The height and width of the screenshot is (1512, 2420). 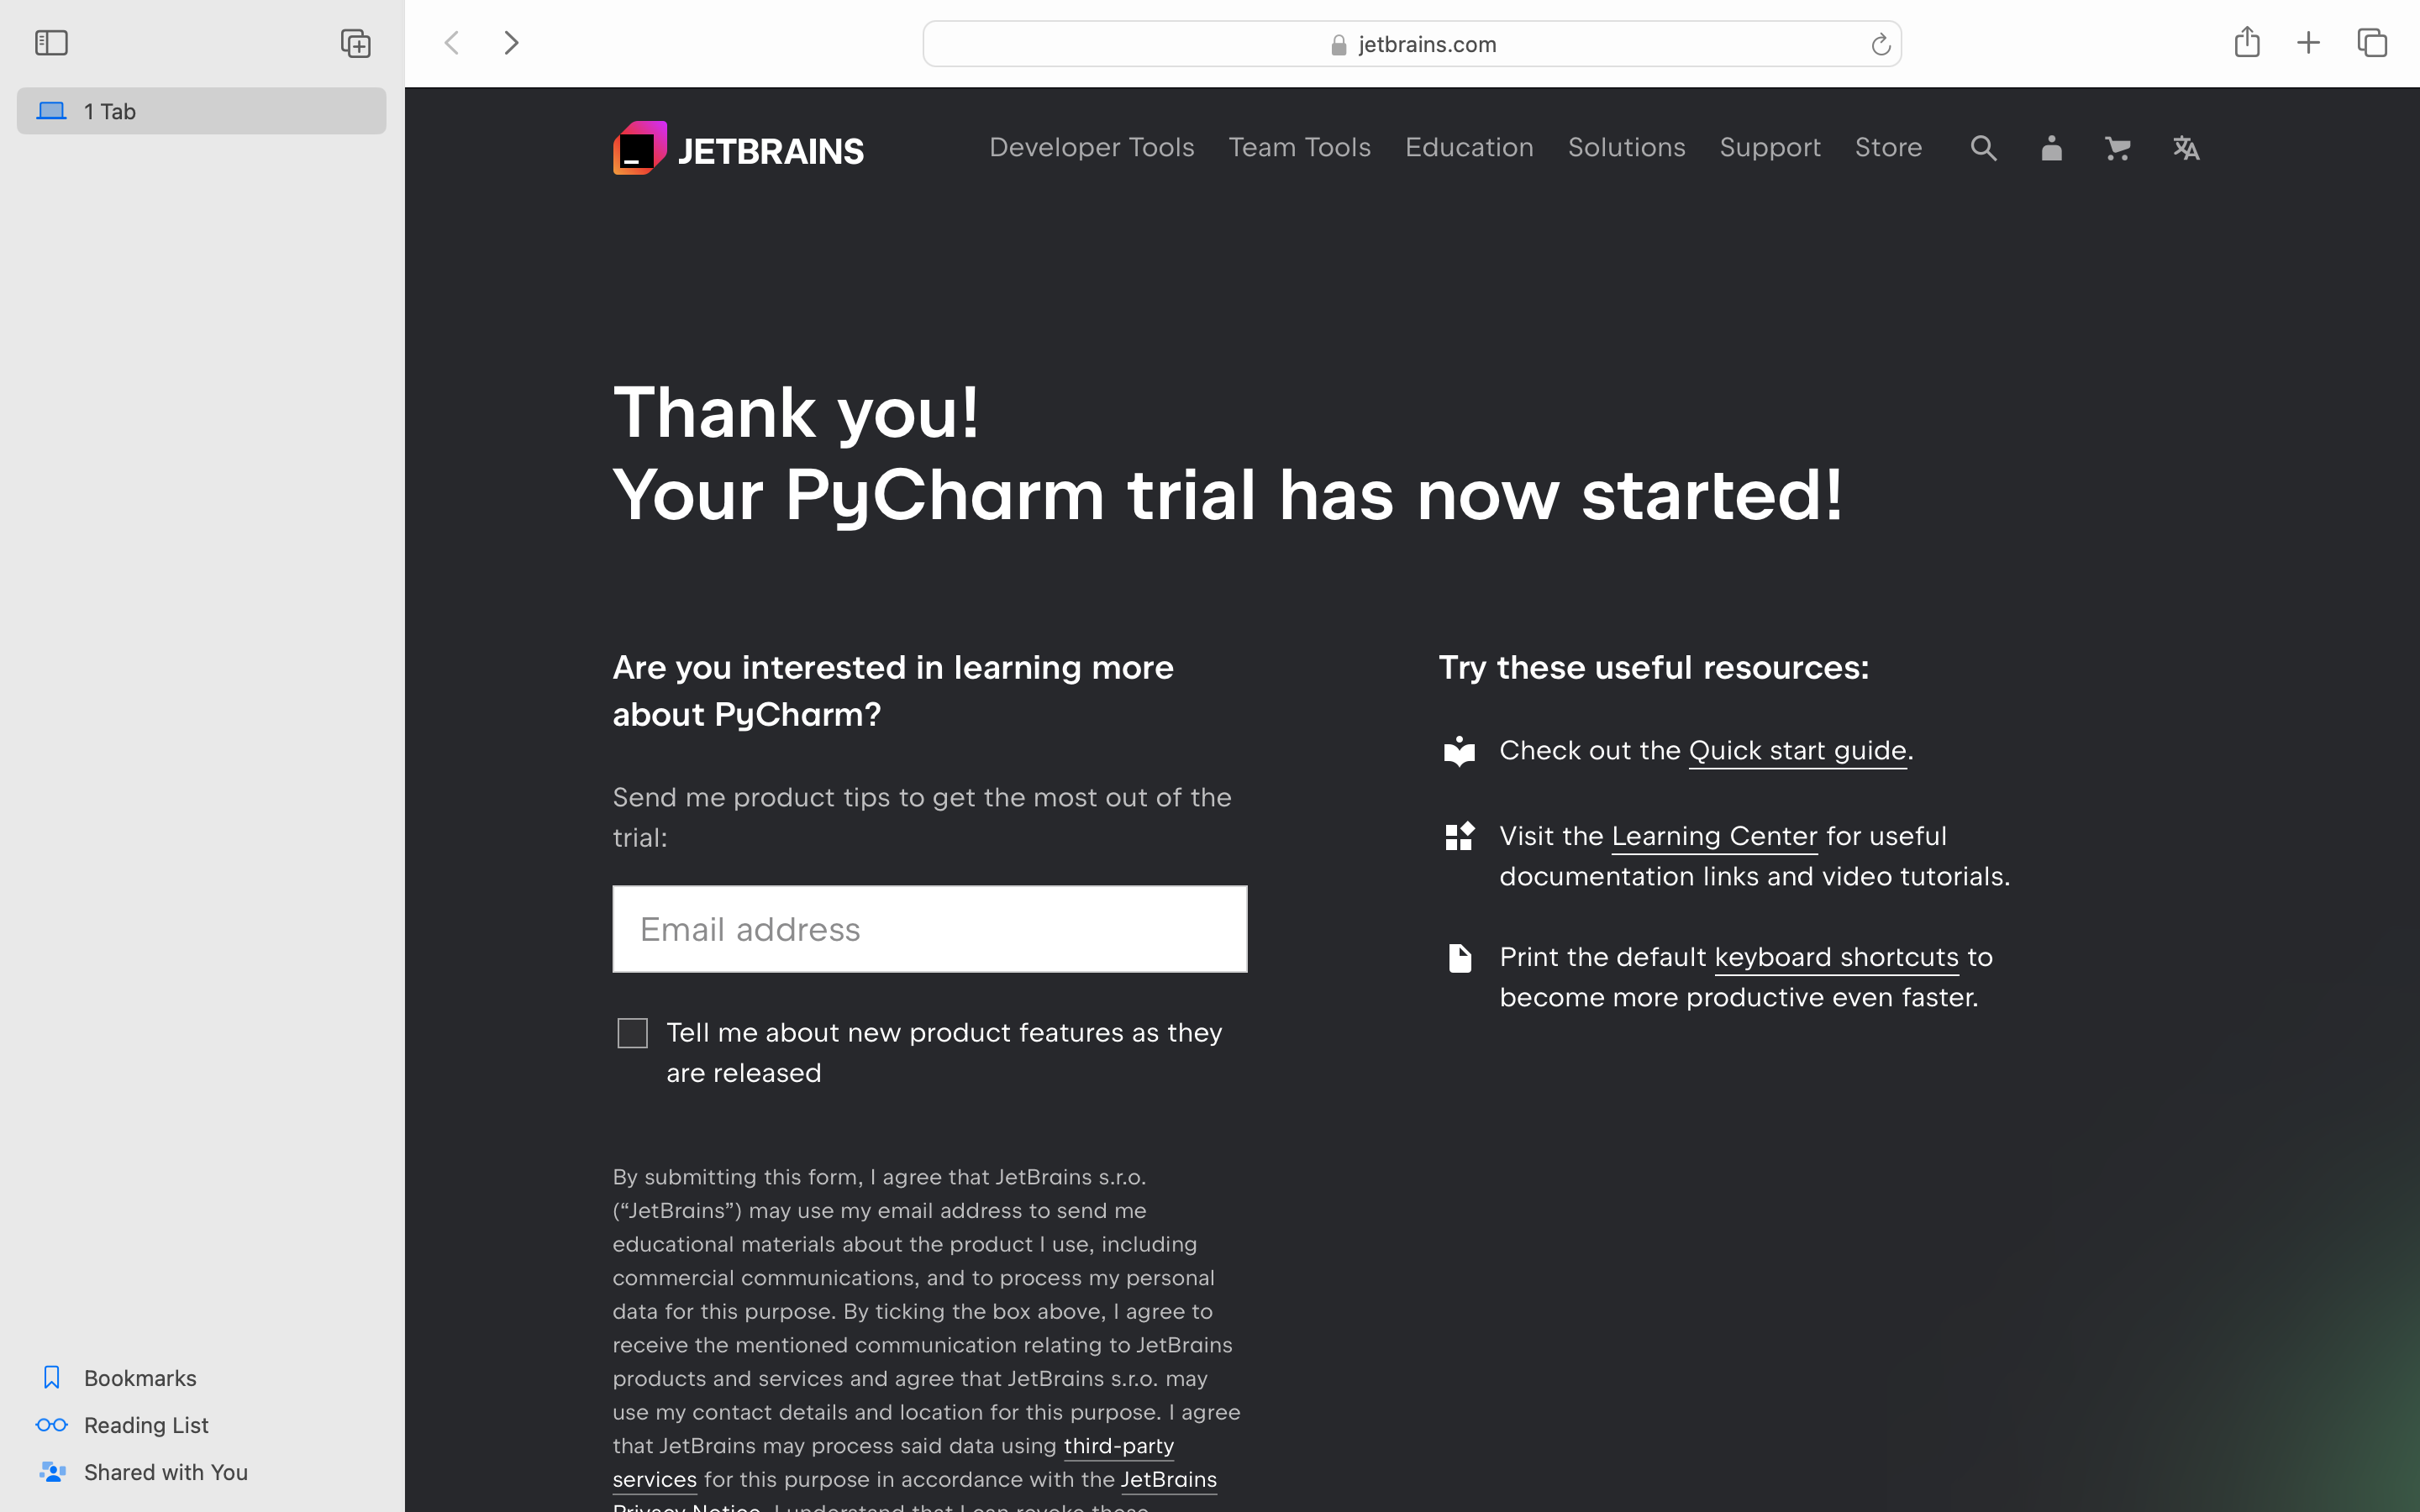 What do you see at coordinates (1746, 976) in the screenshot?
I see `'to become more productive even faster.'` at bounding box center [1746, 976].